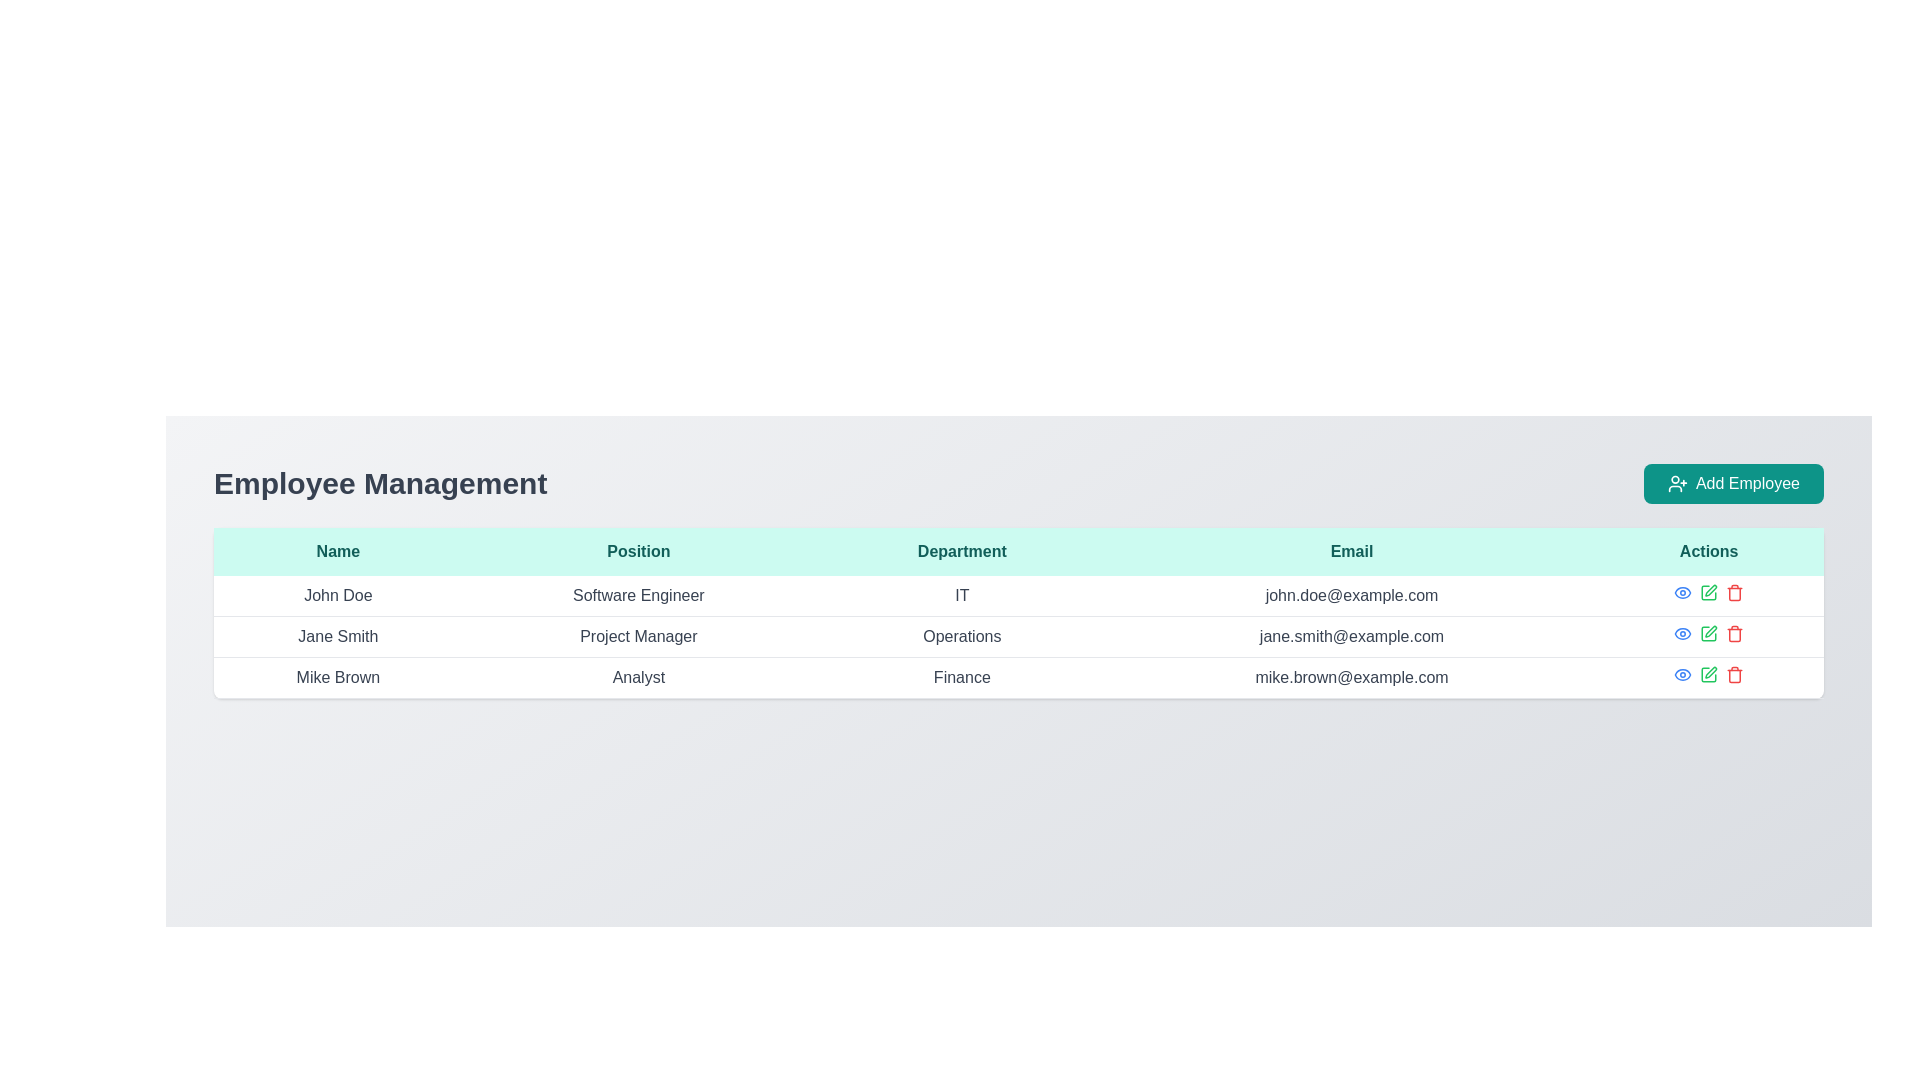 This screenshot has width=1920, height=1080. What do you see at coordinates (637, 677) in the screenshot?
I see `the text element indicating the job position of the employee Mike Brown, located in the third row of the table under the 'Position' header column` at bounding box center [637, 677].